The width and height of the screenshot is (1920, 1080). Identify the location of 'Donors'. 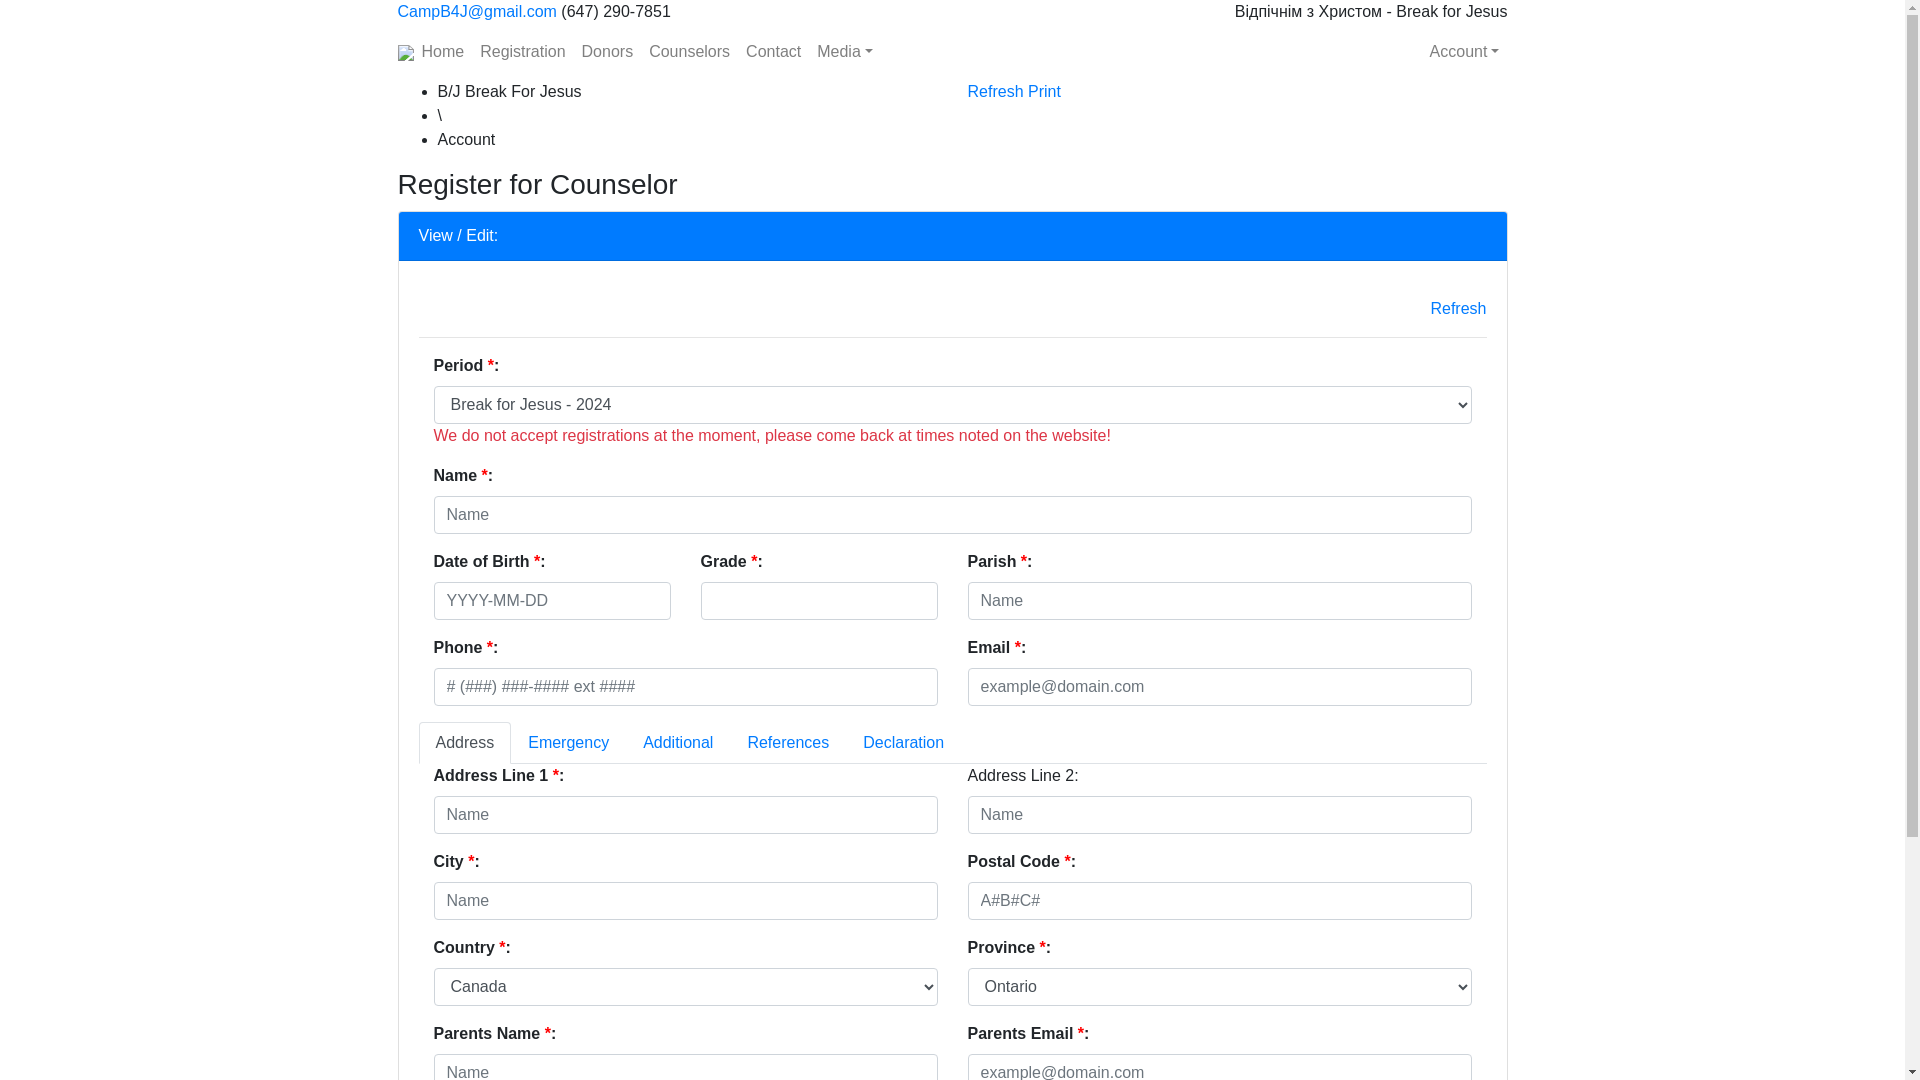
(607, 50).